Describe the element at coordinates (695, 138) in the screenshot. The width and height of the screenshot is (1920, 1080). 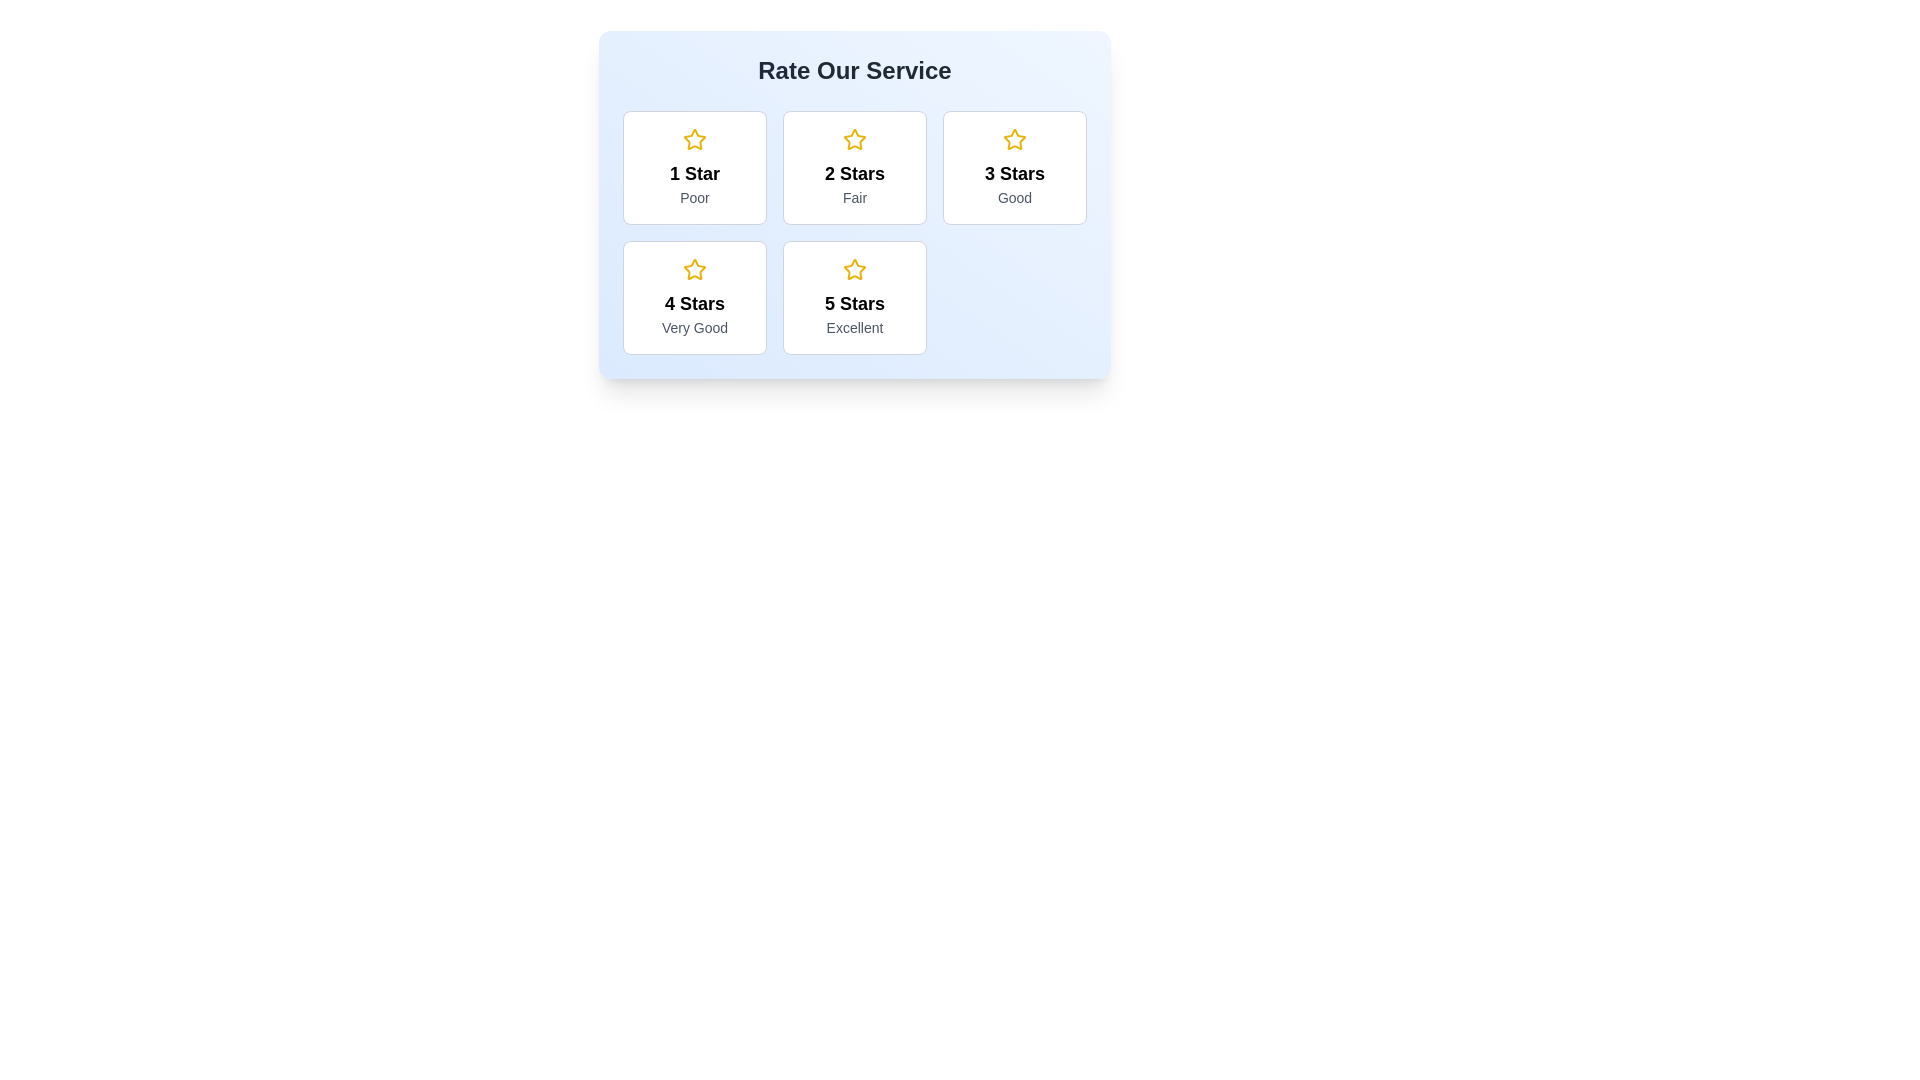
I see `the yellow star icon labeled '1 Star' with the description 'Poor' from its position in the top-left box of the rating options grid` at that location.